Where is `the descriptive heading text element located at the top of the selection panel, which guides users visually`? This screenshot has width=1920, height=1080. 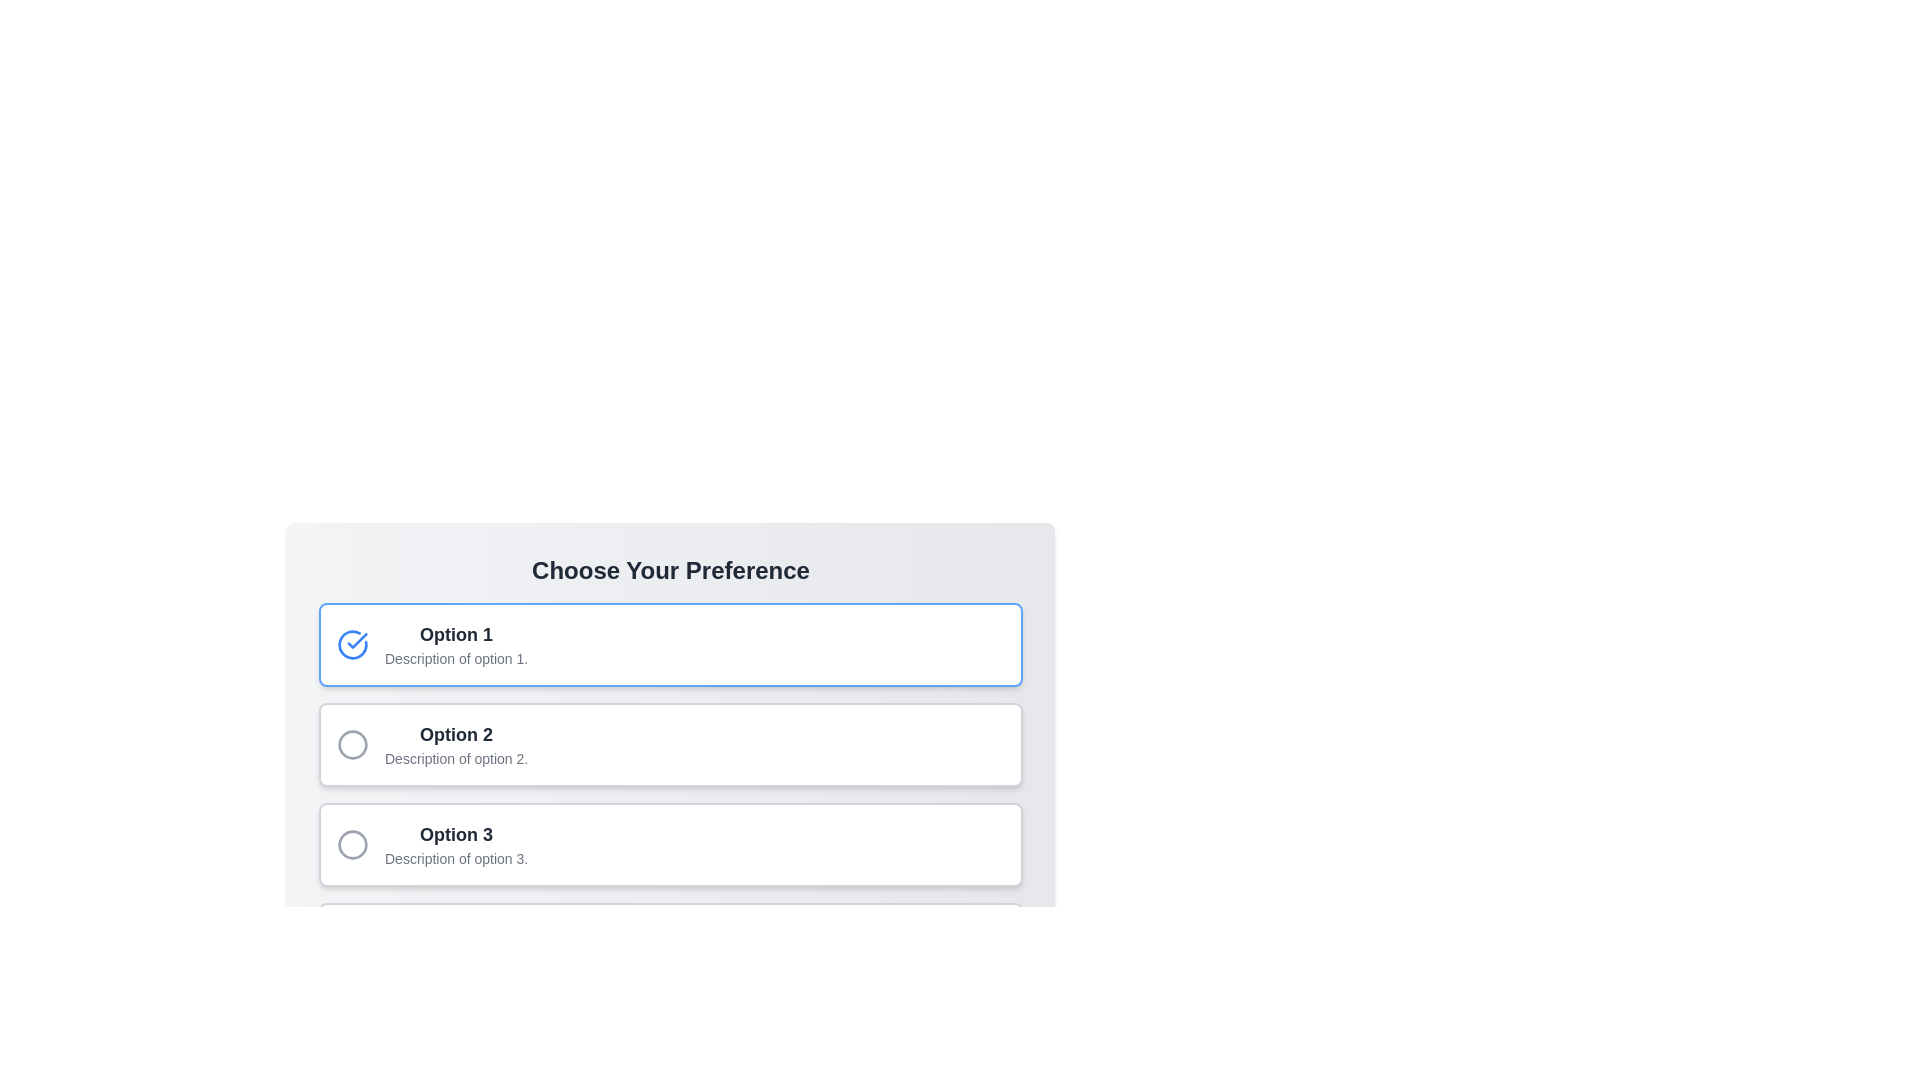
the descriptive heading text element located at the top of the selection panel, which guides users visually is located at coordinates (671, 570).